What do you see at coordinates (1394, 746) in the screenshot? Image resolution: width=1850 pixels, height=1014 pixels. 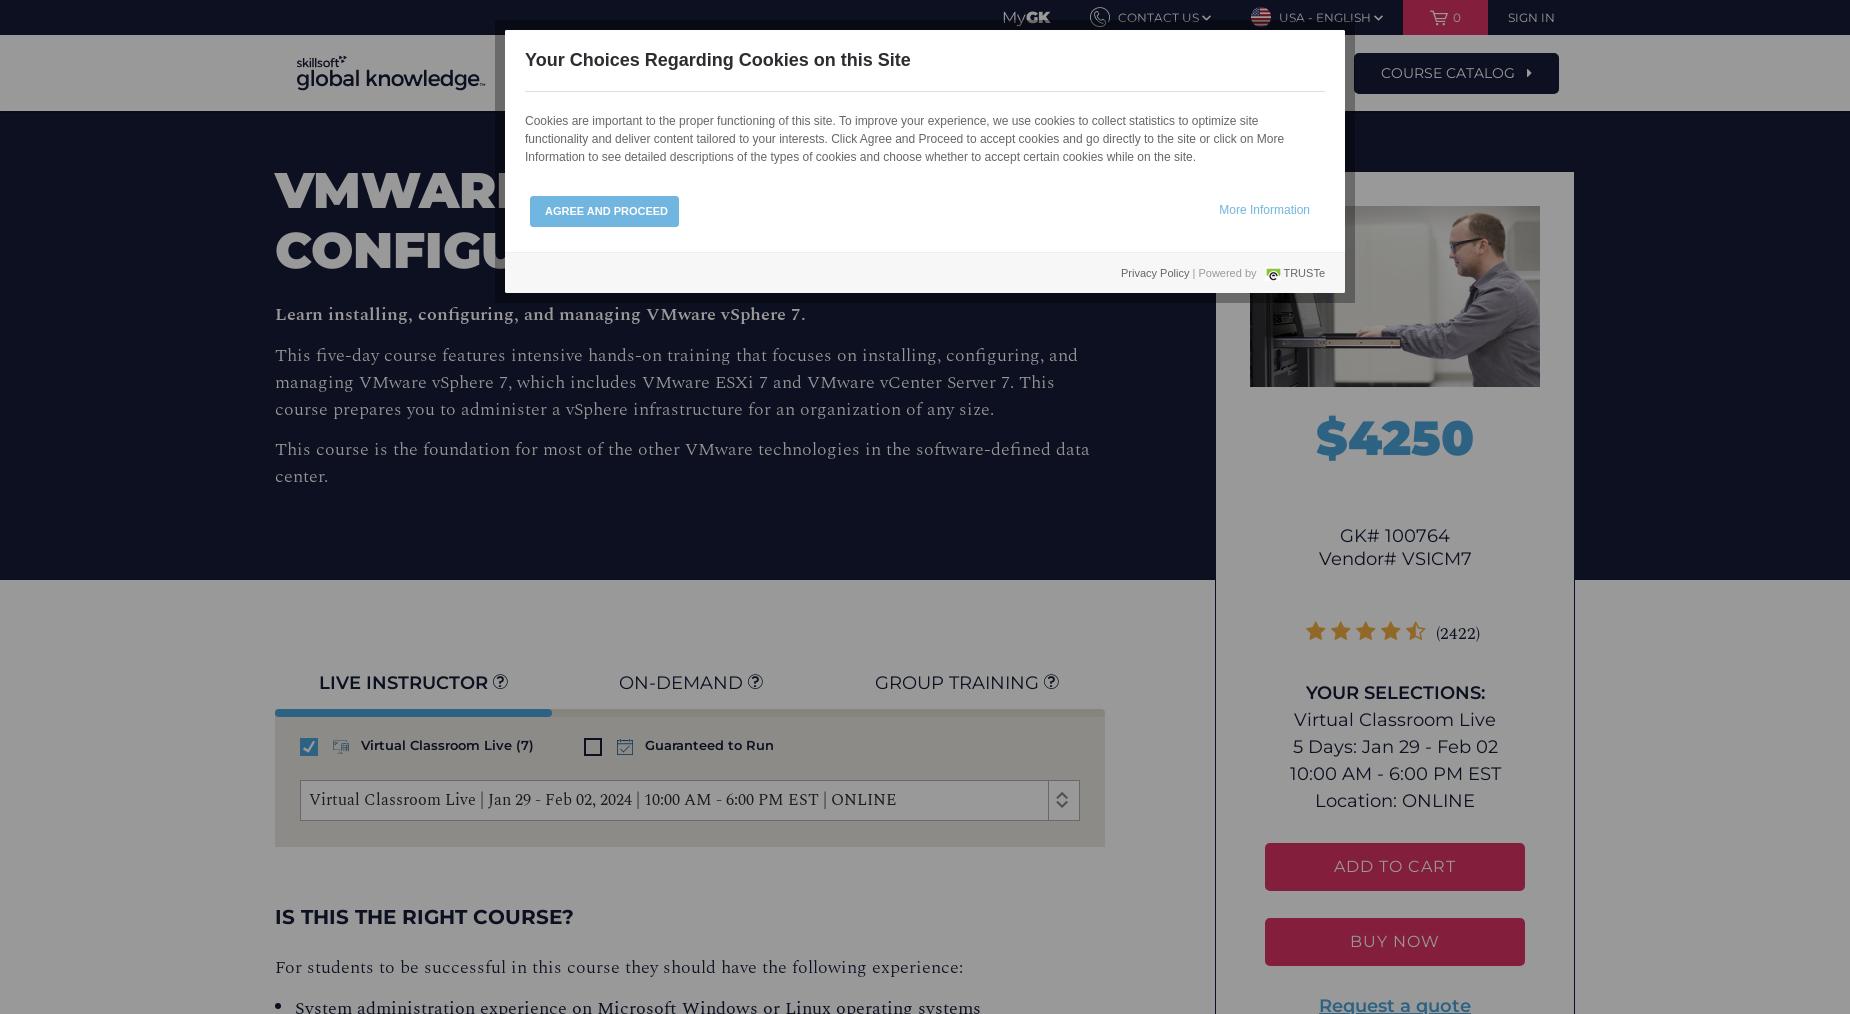 I see `'5 Days: Jan 29 - Feb 02'` at bounding box center [1394, 746].